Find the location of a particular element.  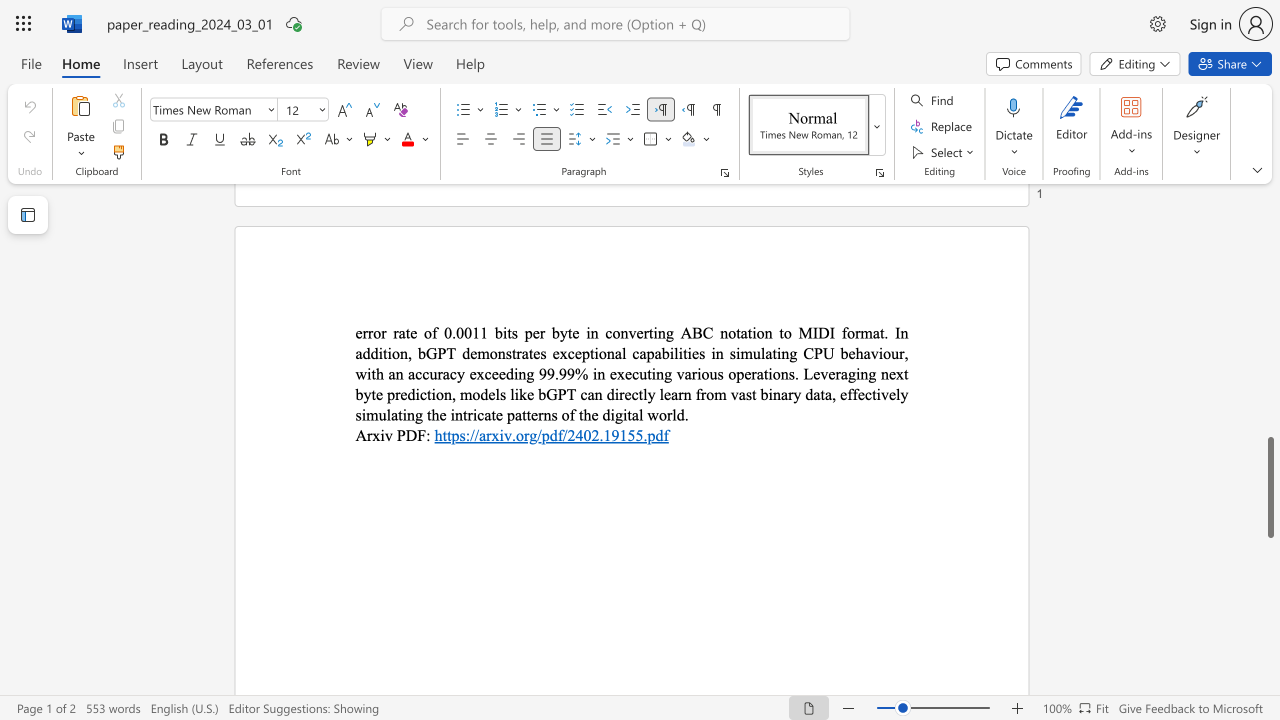

the scrollbar to move the content higher is located at coordinates (1269, 360).